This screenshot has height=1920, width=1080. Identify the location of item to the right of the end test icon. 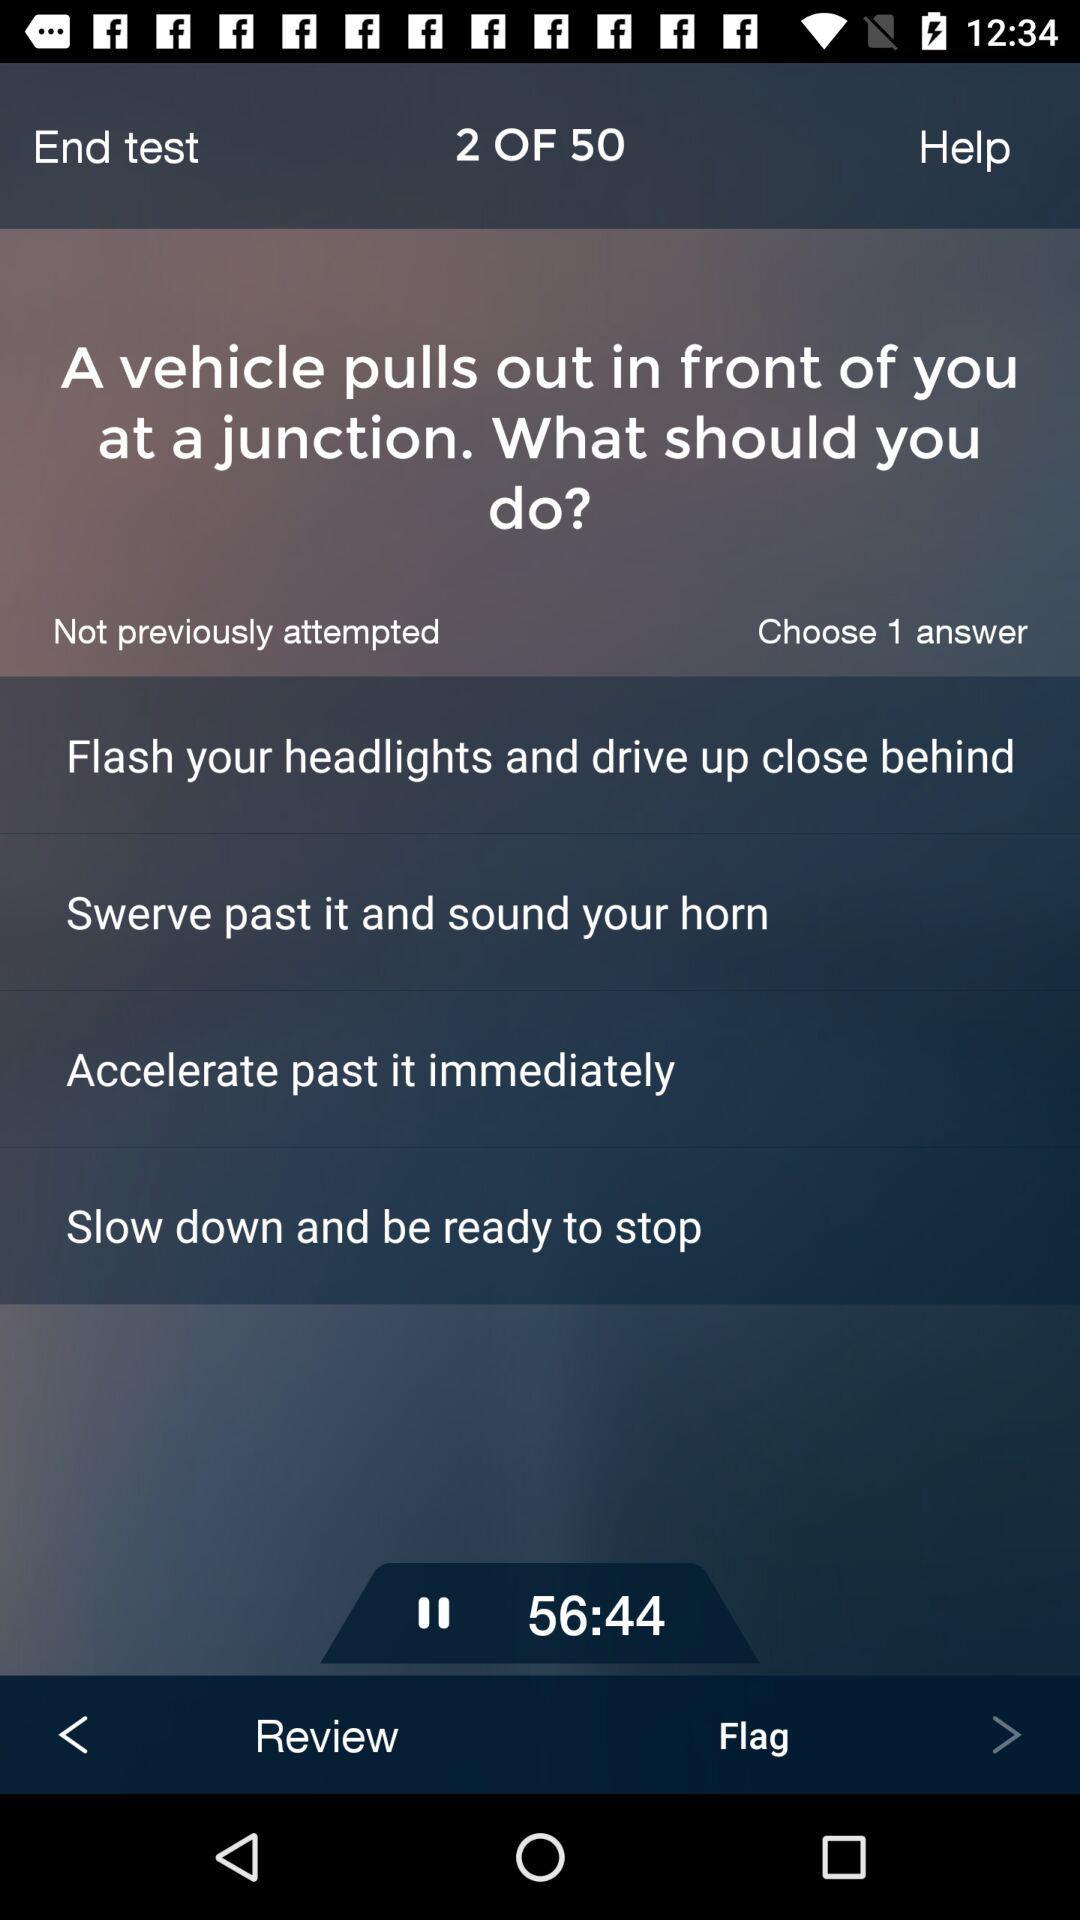
(963, 144).